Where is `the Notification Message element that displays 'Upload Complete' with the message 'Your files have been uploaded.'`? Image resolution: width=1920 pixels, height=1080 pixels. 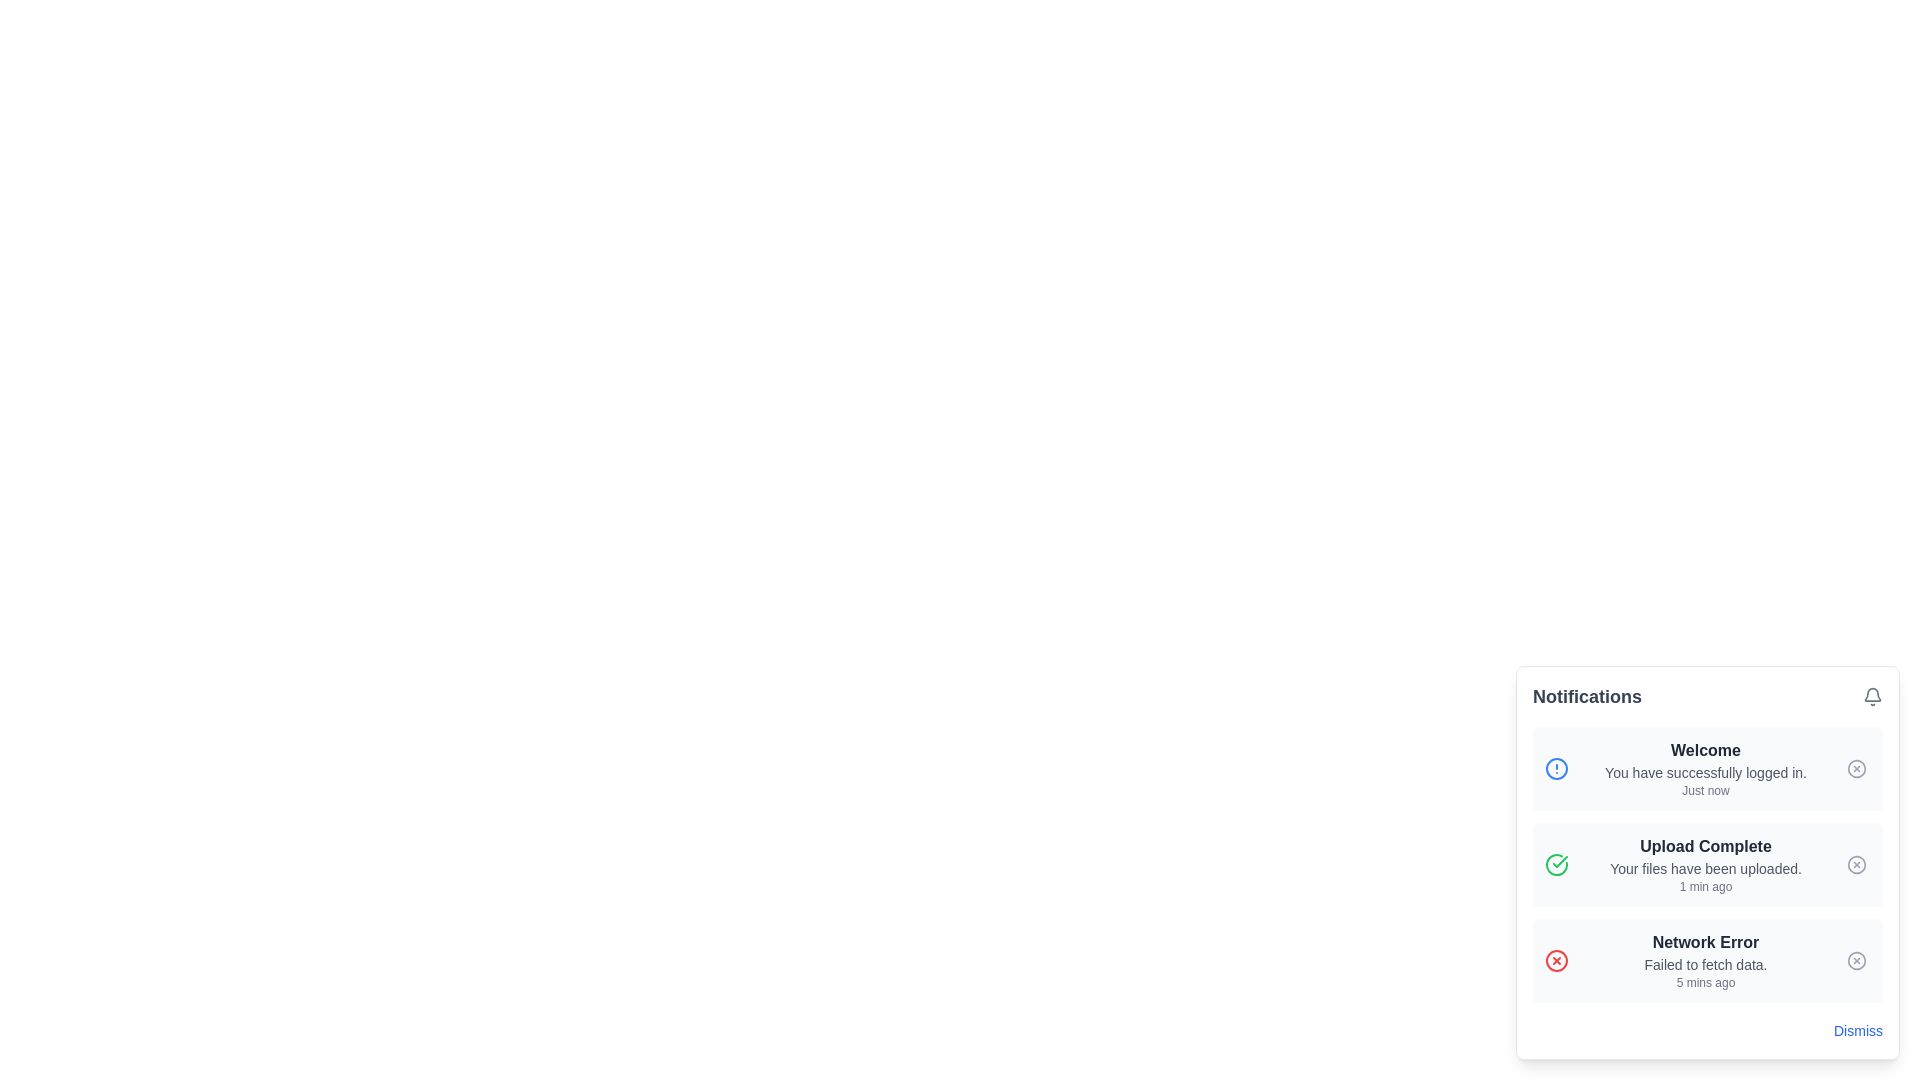
the Notification Message element that displays 'Upload Complete' with the message 'Your files have been uploaded.' is located at coordinates (1704, 863).